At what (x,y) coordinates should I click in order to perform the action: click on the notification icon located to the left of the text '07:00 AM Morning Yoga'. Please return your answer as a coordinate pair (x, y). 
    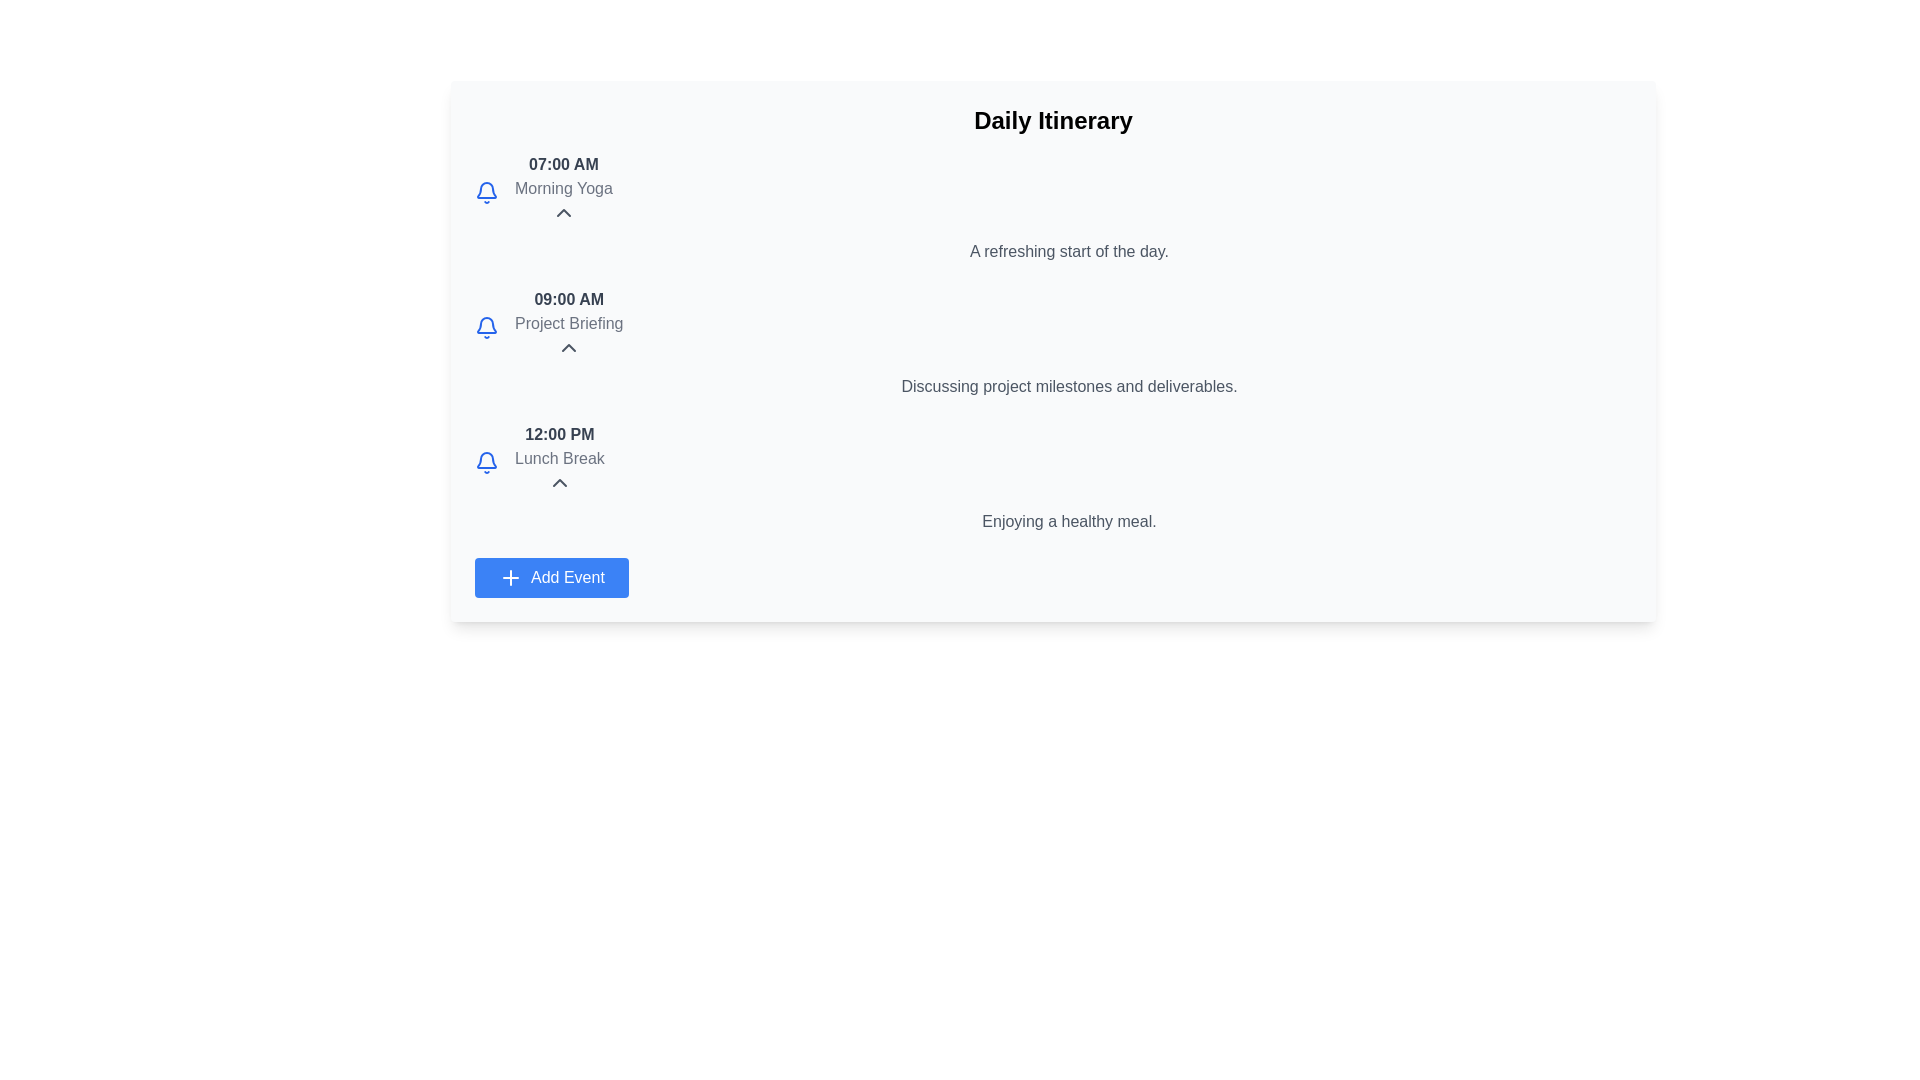
    Looking at the image, I should click on (486, 192).